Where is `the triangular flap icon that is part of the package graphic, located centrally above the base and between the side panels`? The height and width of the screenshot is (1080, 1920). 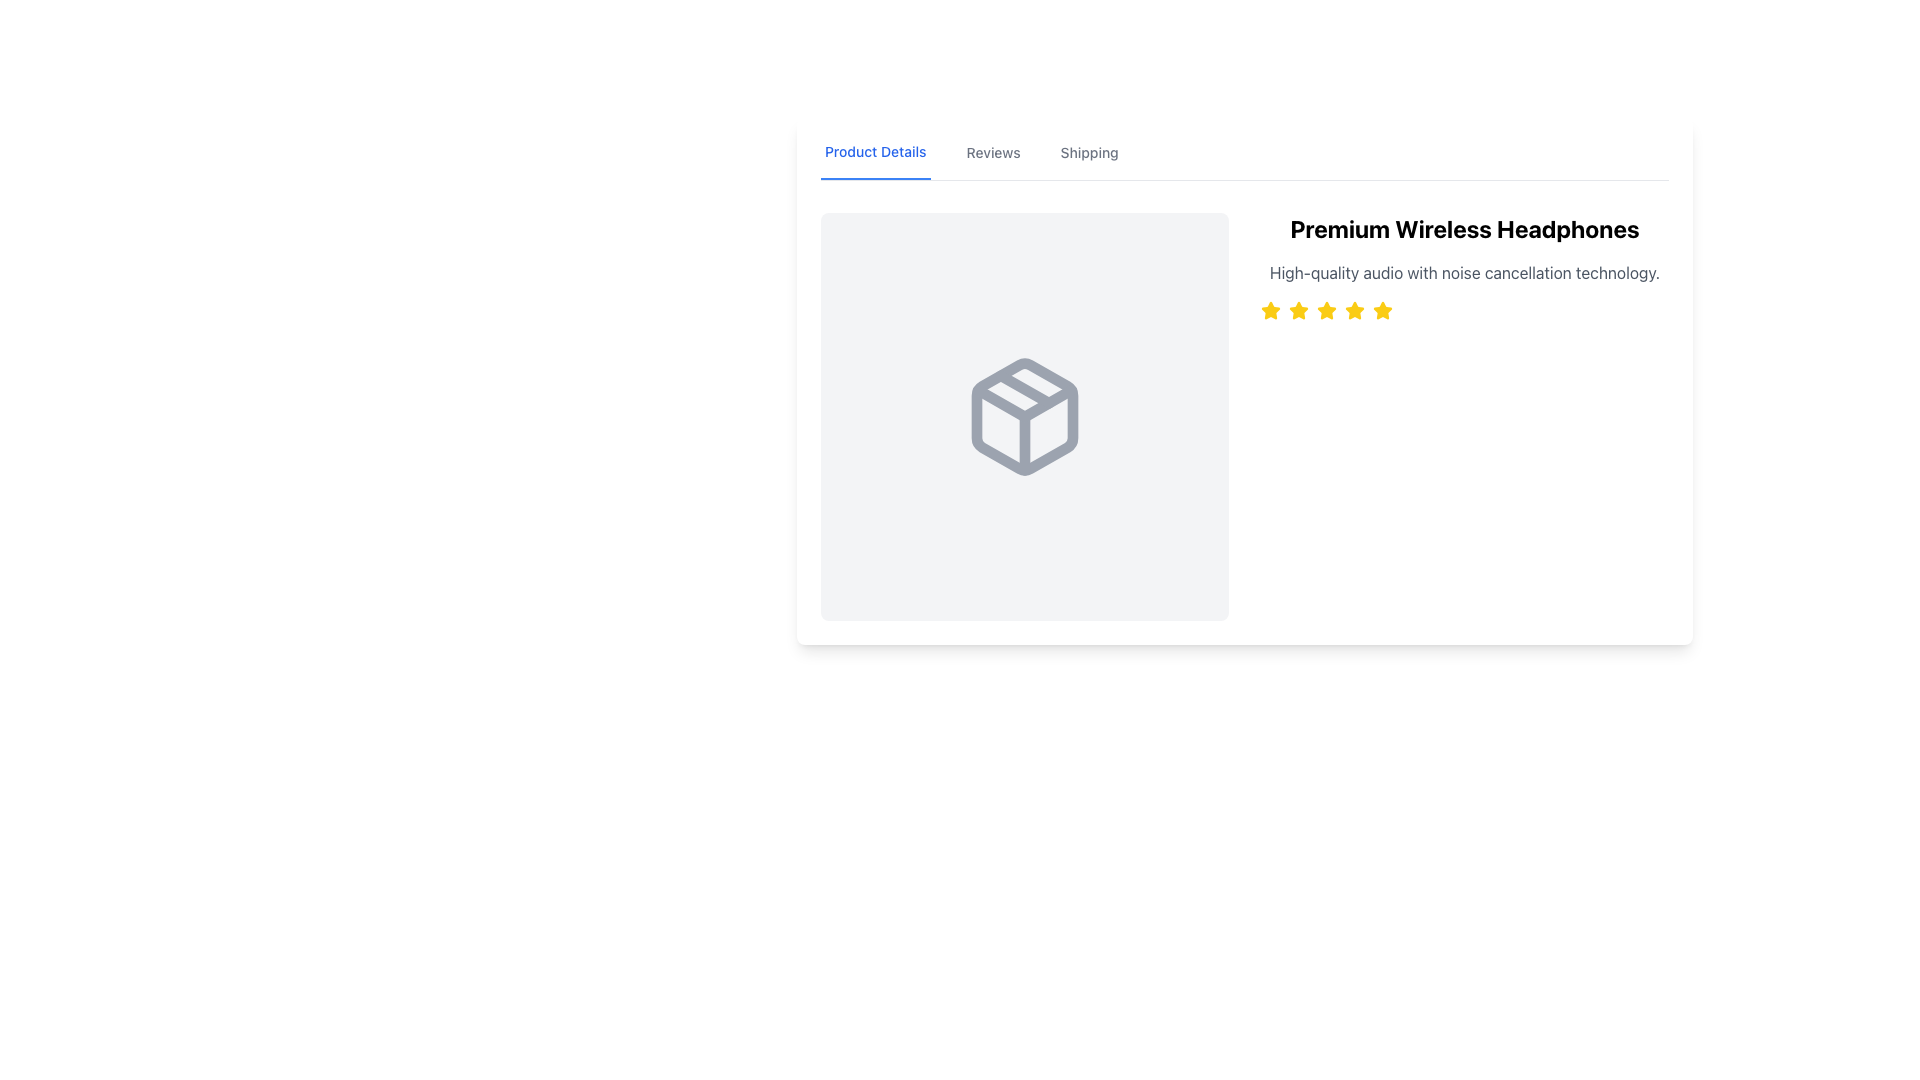 the triangular flap icon that is part of the package graphic, located centrally above the base and between the side panels is located at coordinates (1025, 403).